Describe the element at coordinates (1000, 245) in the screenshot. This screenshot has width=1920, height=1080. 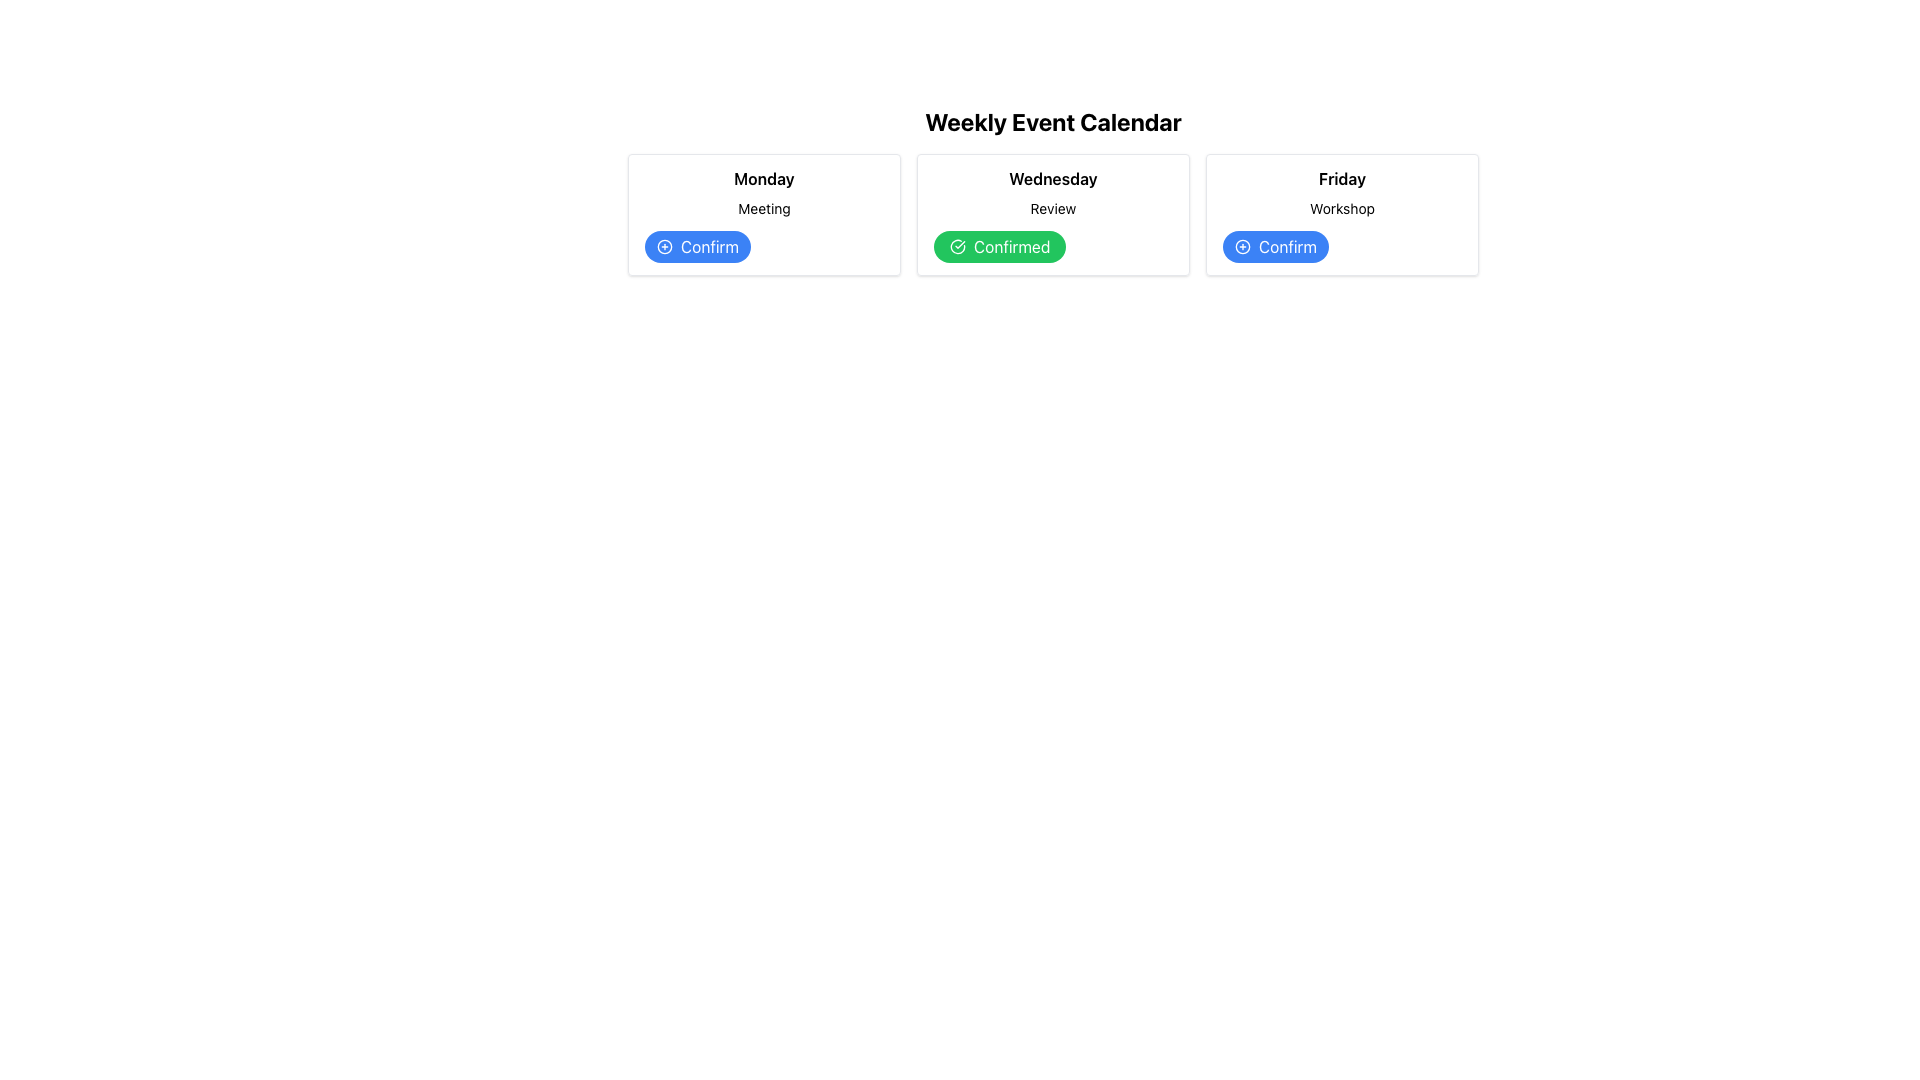
I see `the Status Indicator button that visually confirms the event for Wednesday in the Weekly Event Calendar interface` at that location.